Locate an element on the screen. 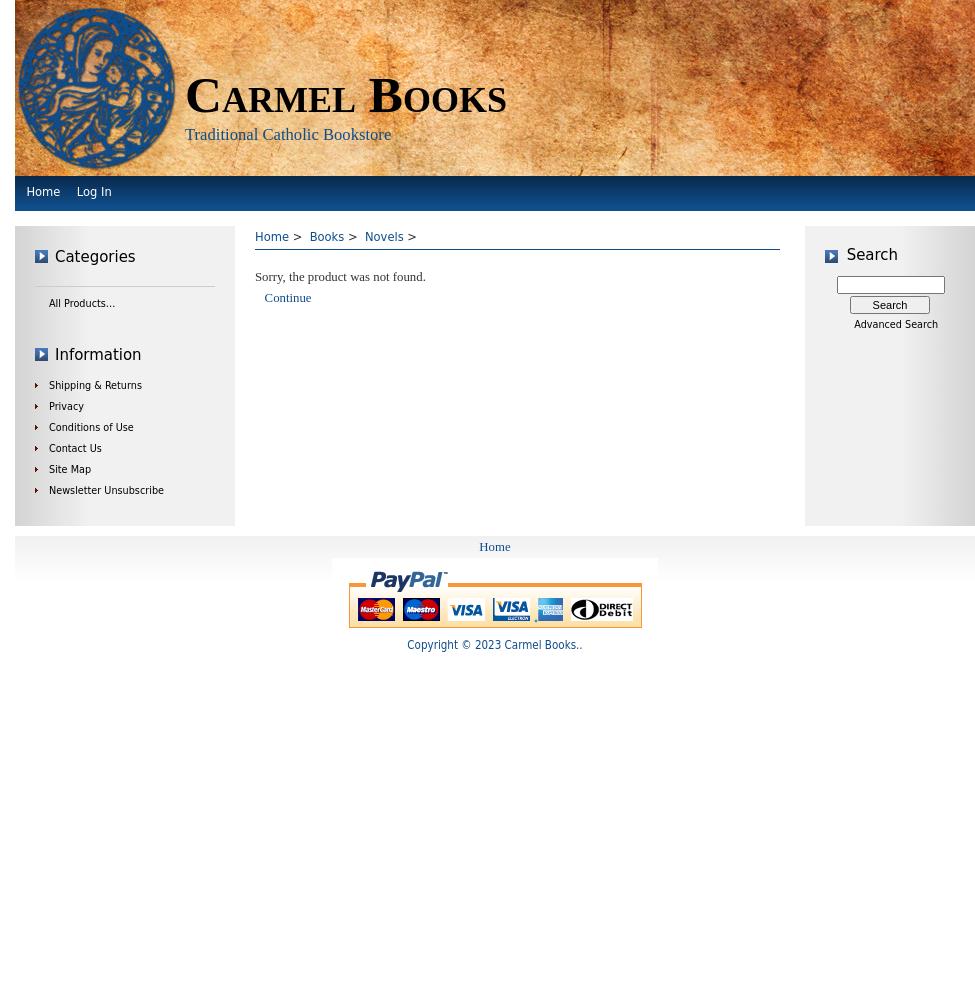  'Search' is located at coordinates (872, 254).